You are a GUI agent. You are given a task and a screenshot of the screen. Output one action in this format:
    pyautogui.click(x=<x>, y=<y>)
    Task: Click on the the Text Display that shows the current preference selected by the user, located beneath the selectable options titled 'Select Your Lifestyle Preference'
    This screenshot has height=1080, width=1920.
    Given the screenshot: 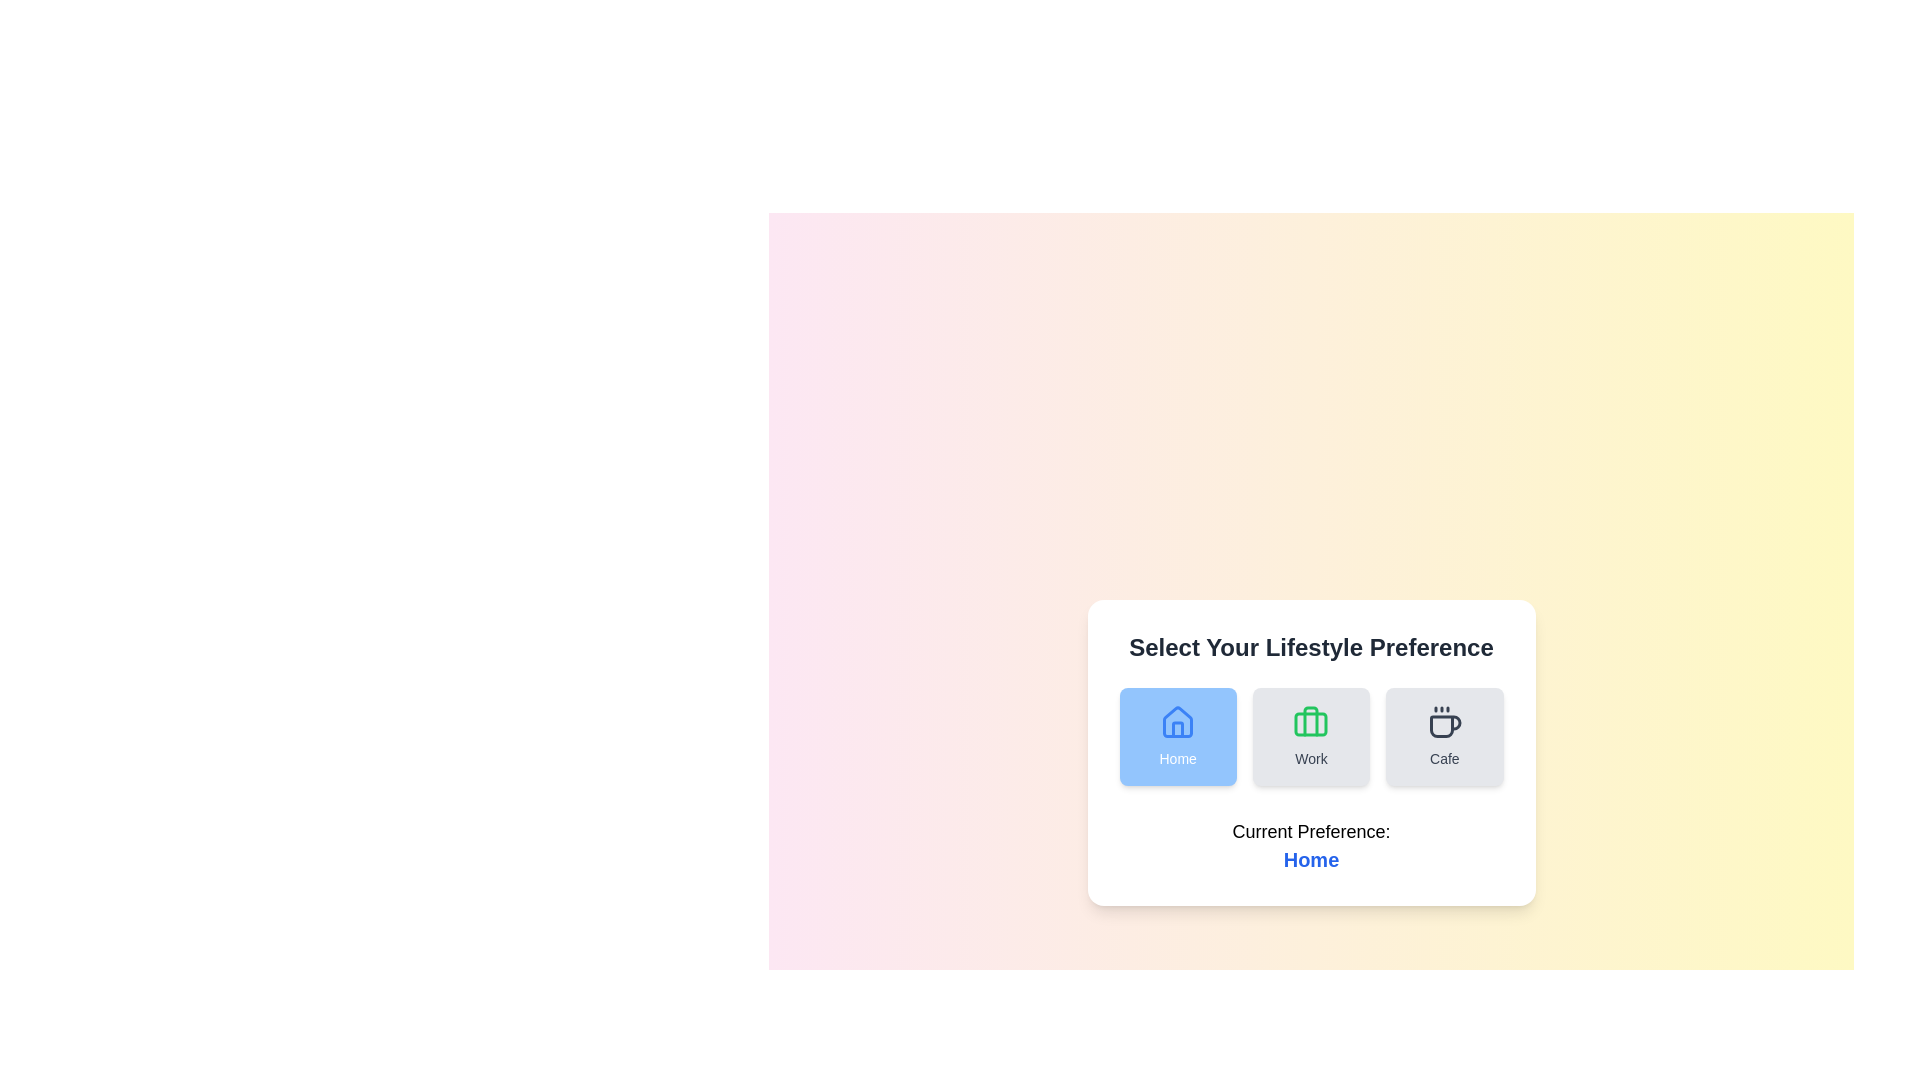 What is the action you would take?
    pyautogui.click(x=1311, y=845)
    